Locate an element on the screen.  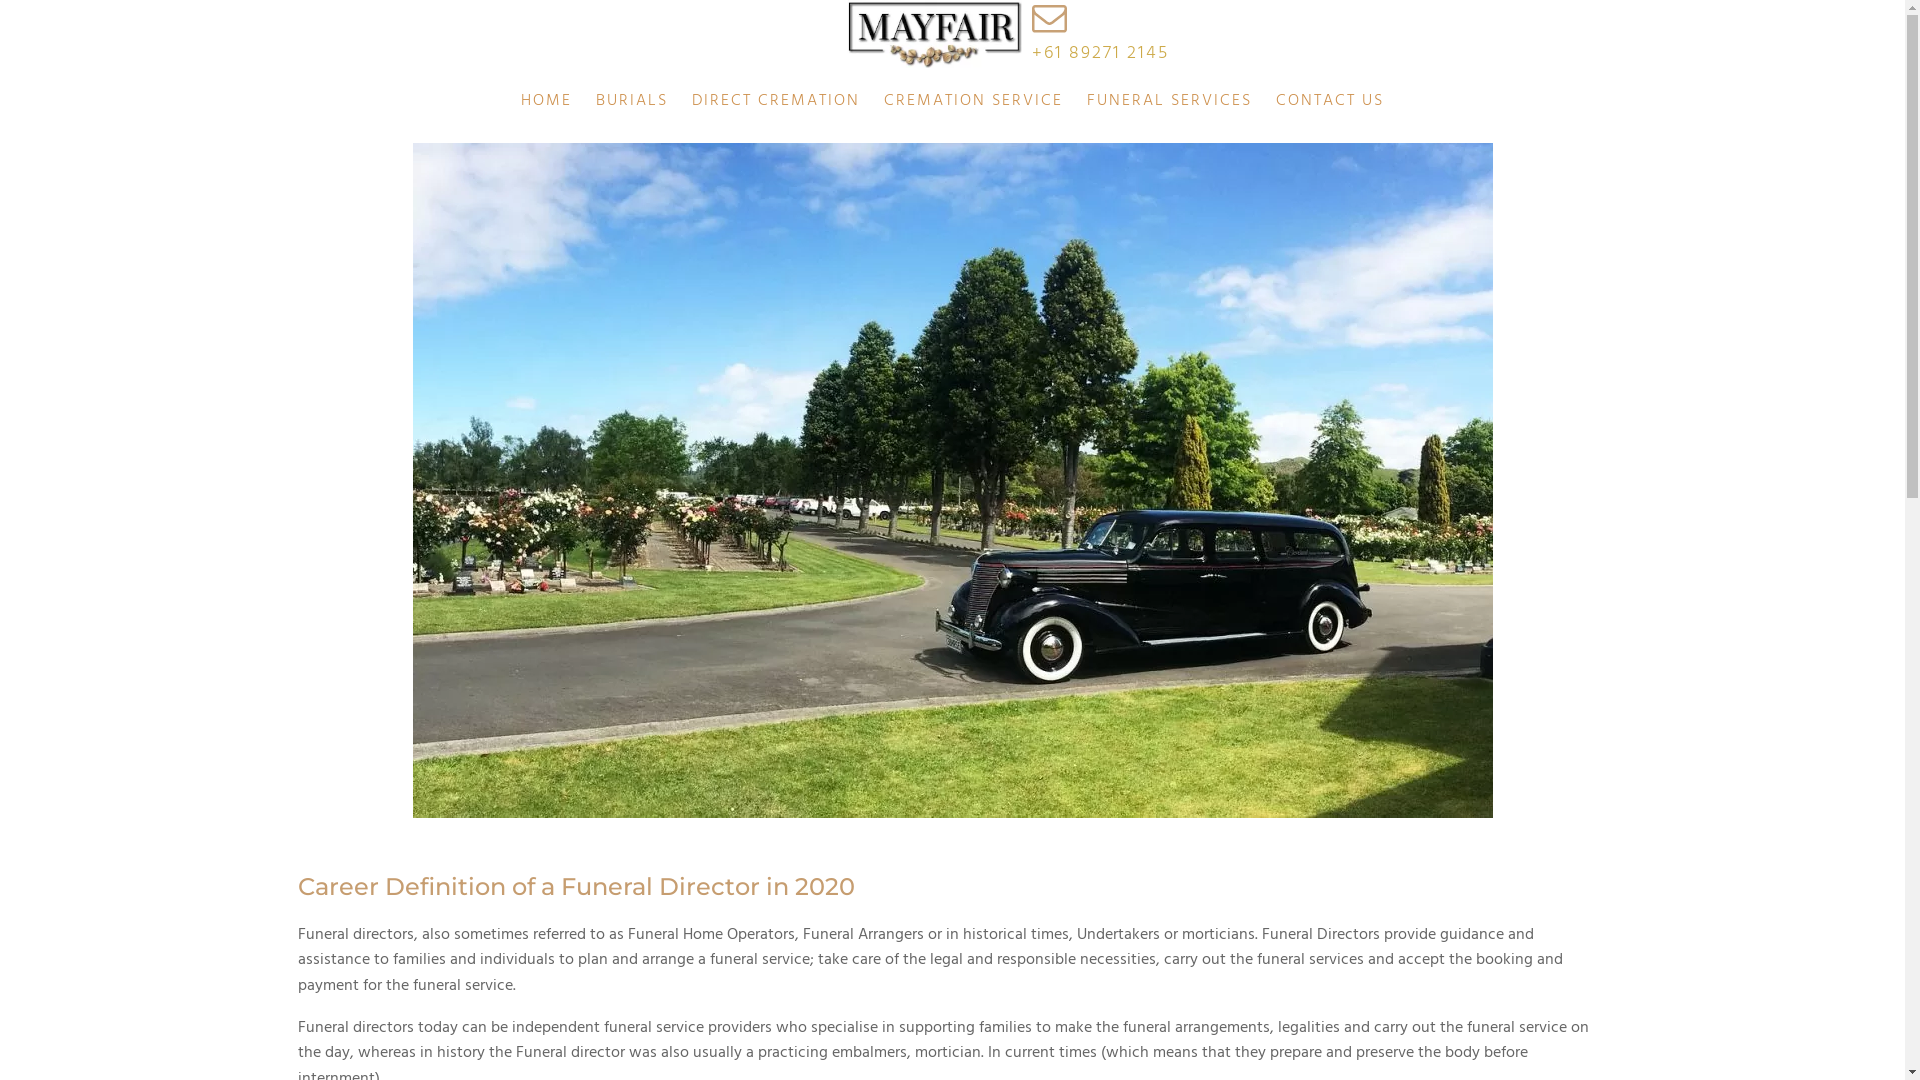
'+61 89271 2145' is located at coordinates (1099, 53).